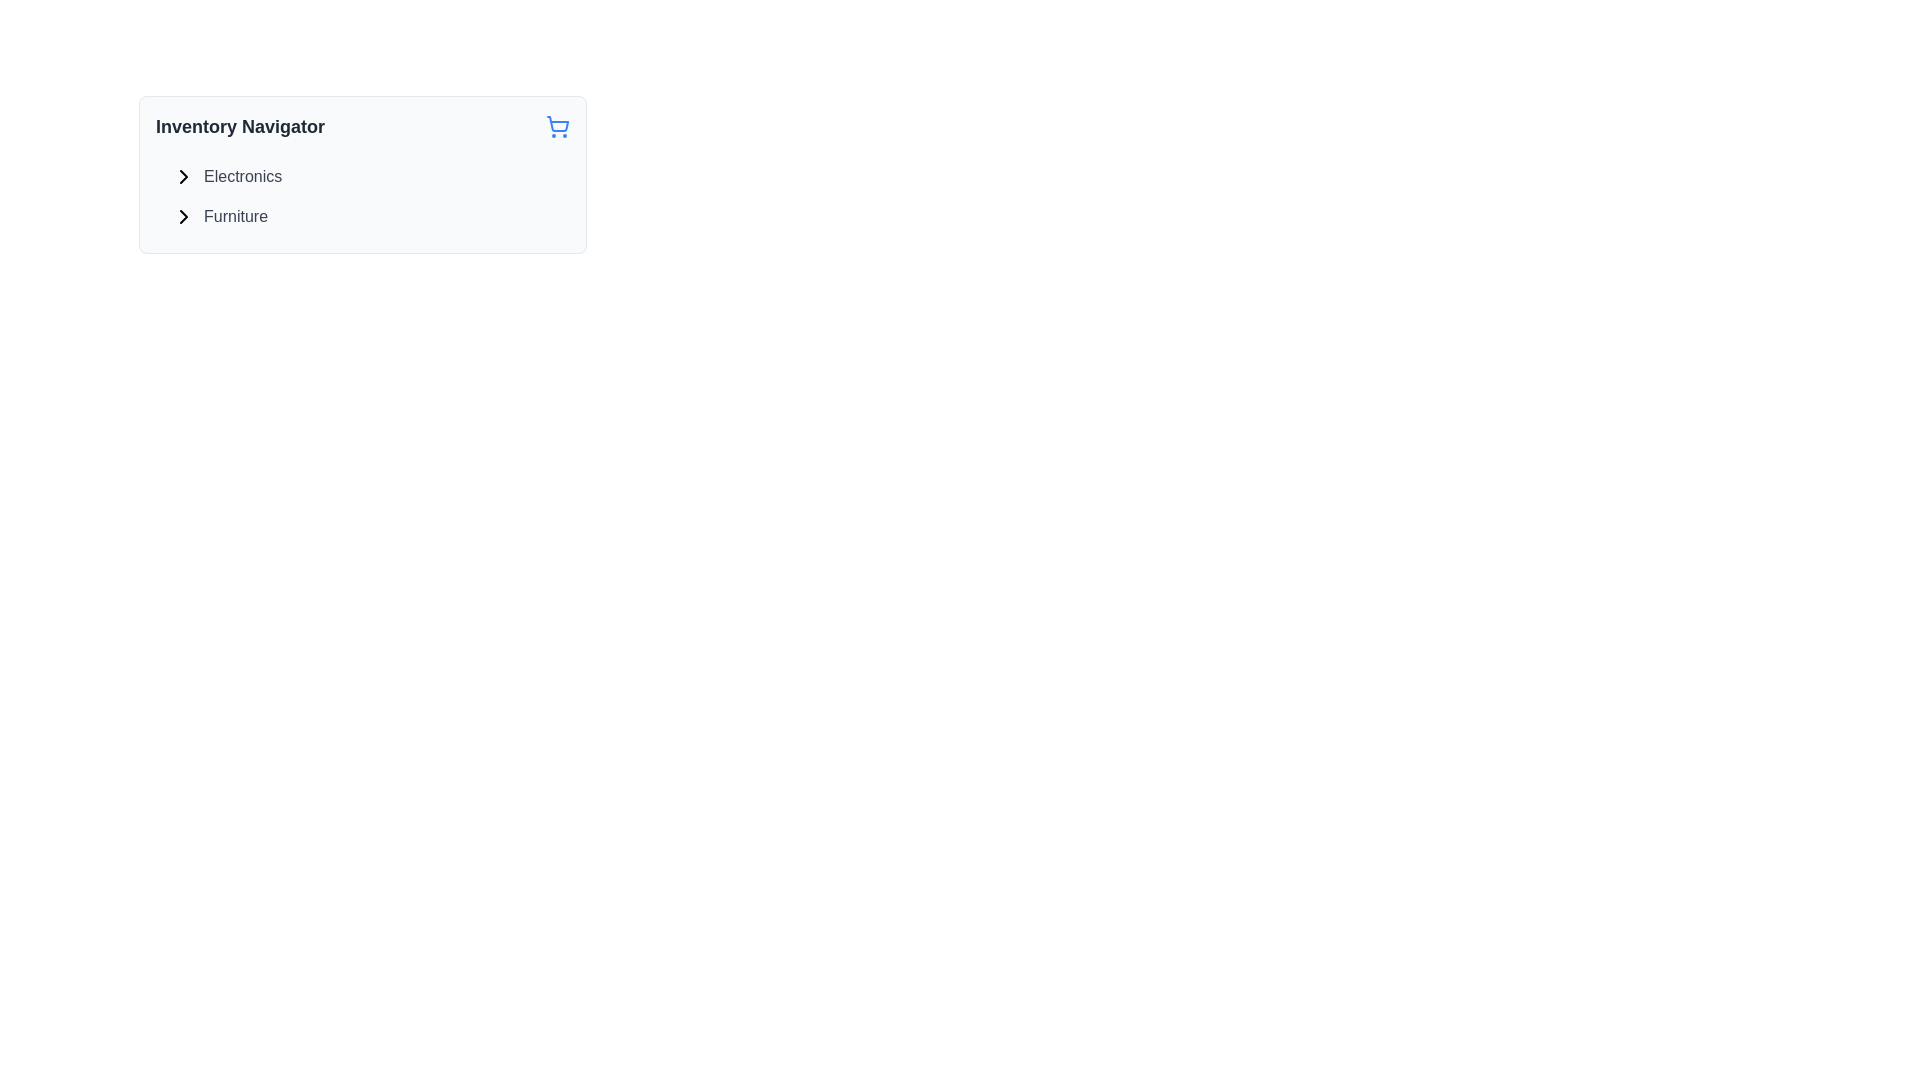 This screenshot has width=1920, height=1080. I want to click on the 'Furniture' text label in the inventory navigation panel, which is styled in gray font and positioned vertically below 'Electronics', so click(235, 216).